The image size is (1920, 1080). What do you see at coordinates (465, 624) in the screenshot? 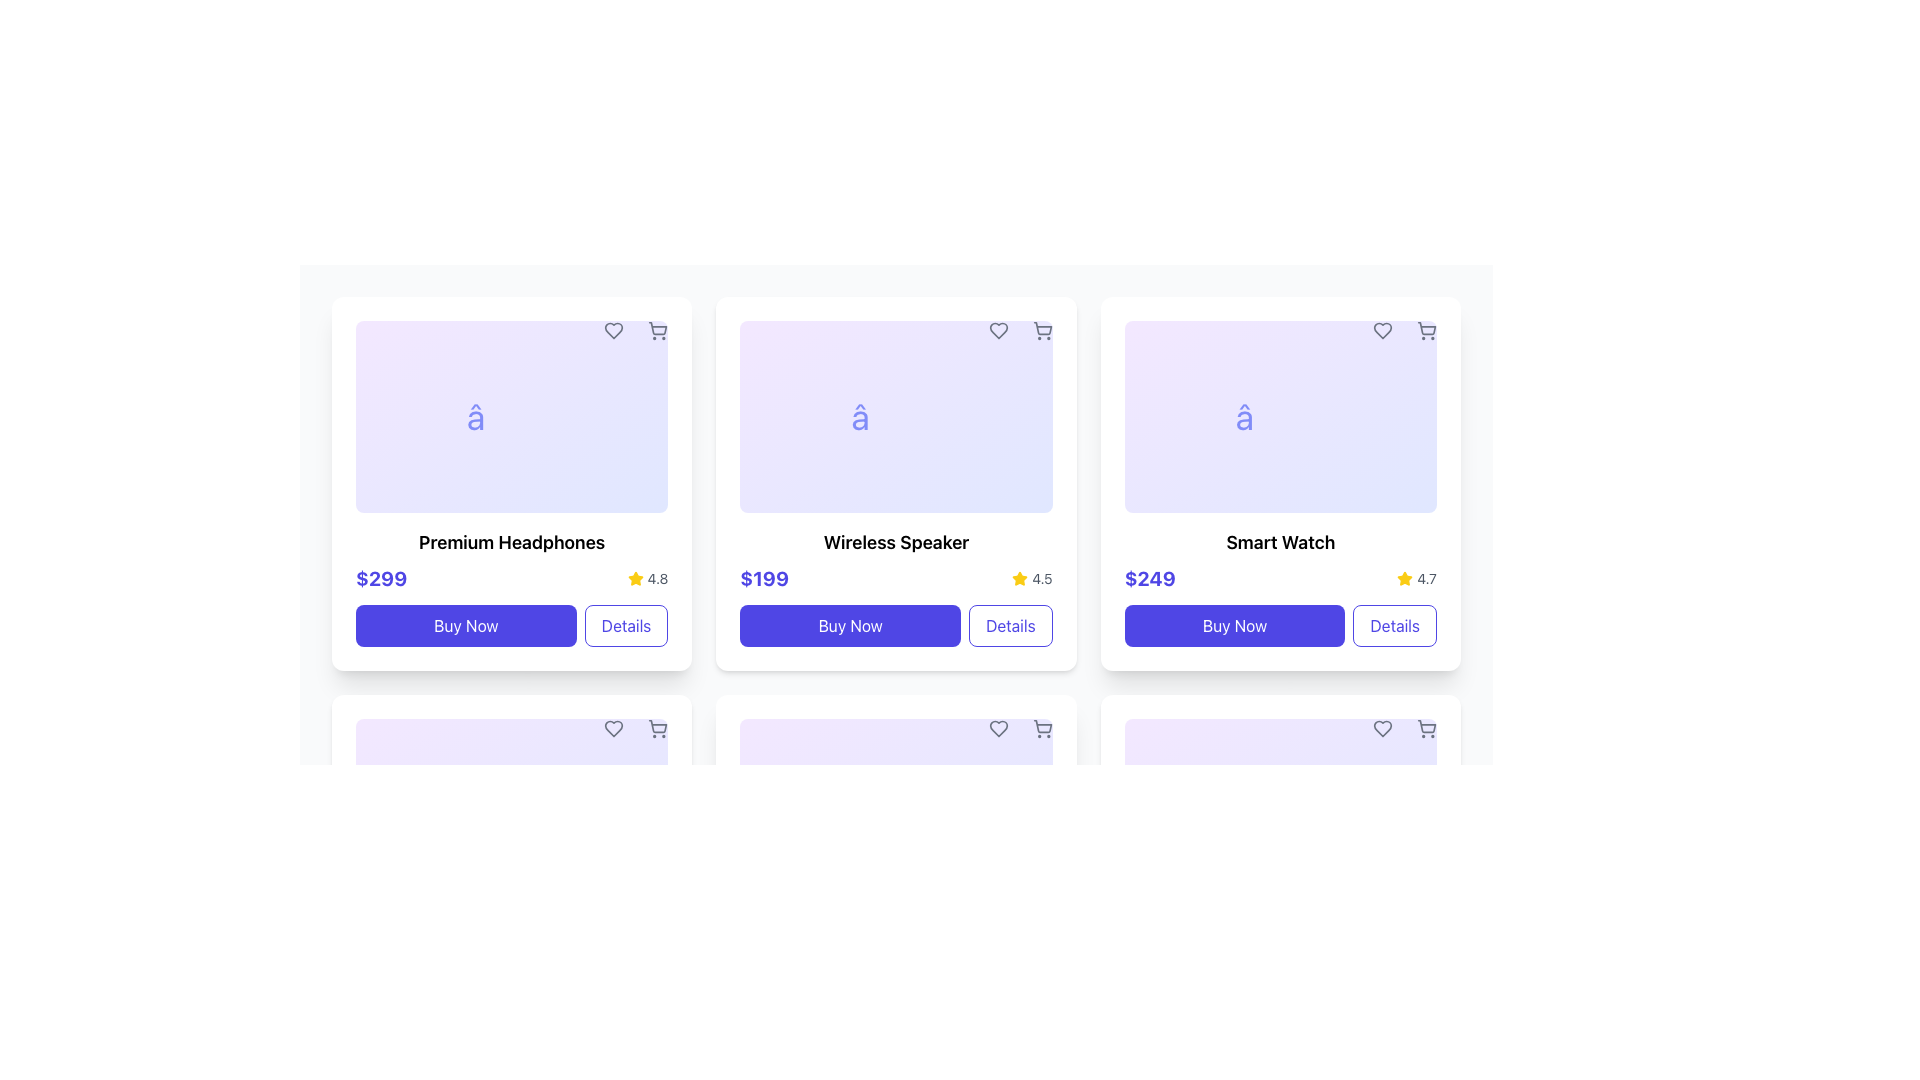
I see `the 'Buy Now' button with a vivid indigo background and white text to trigger the background color change effect` at bounding box center [465, 624].